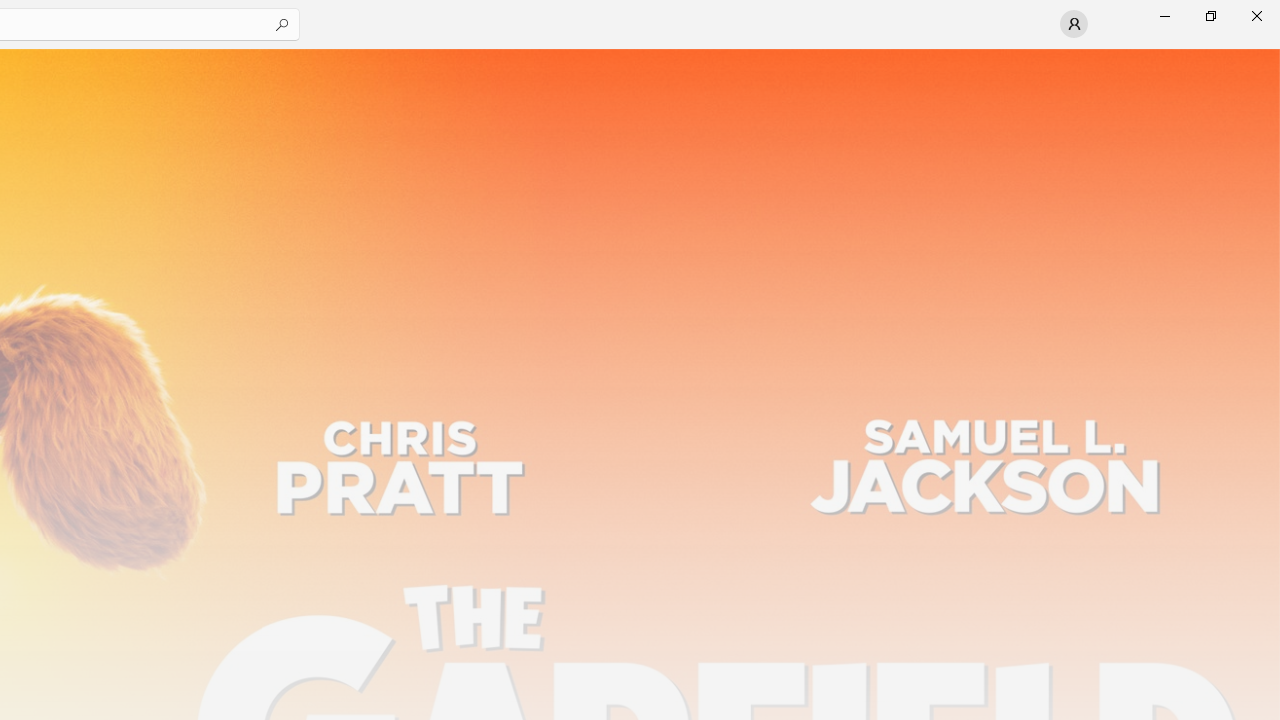  I want to click on 'User profile', so click(1072, 24).